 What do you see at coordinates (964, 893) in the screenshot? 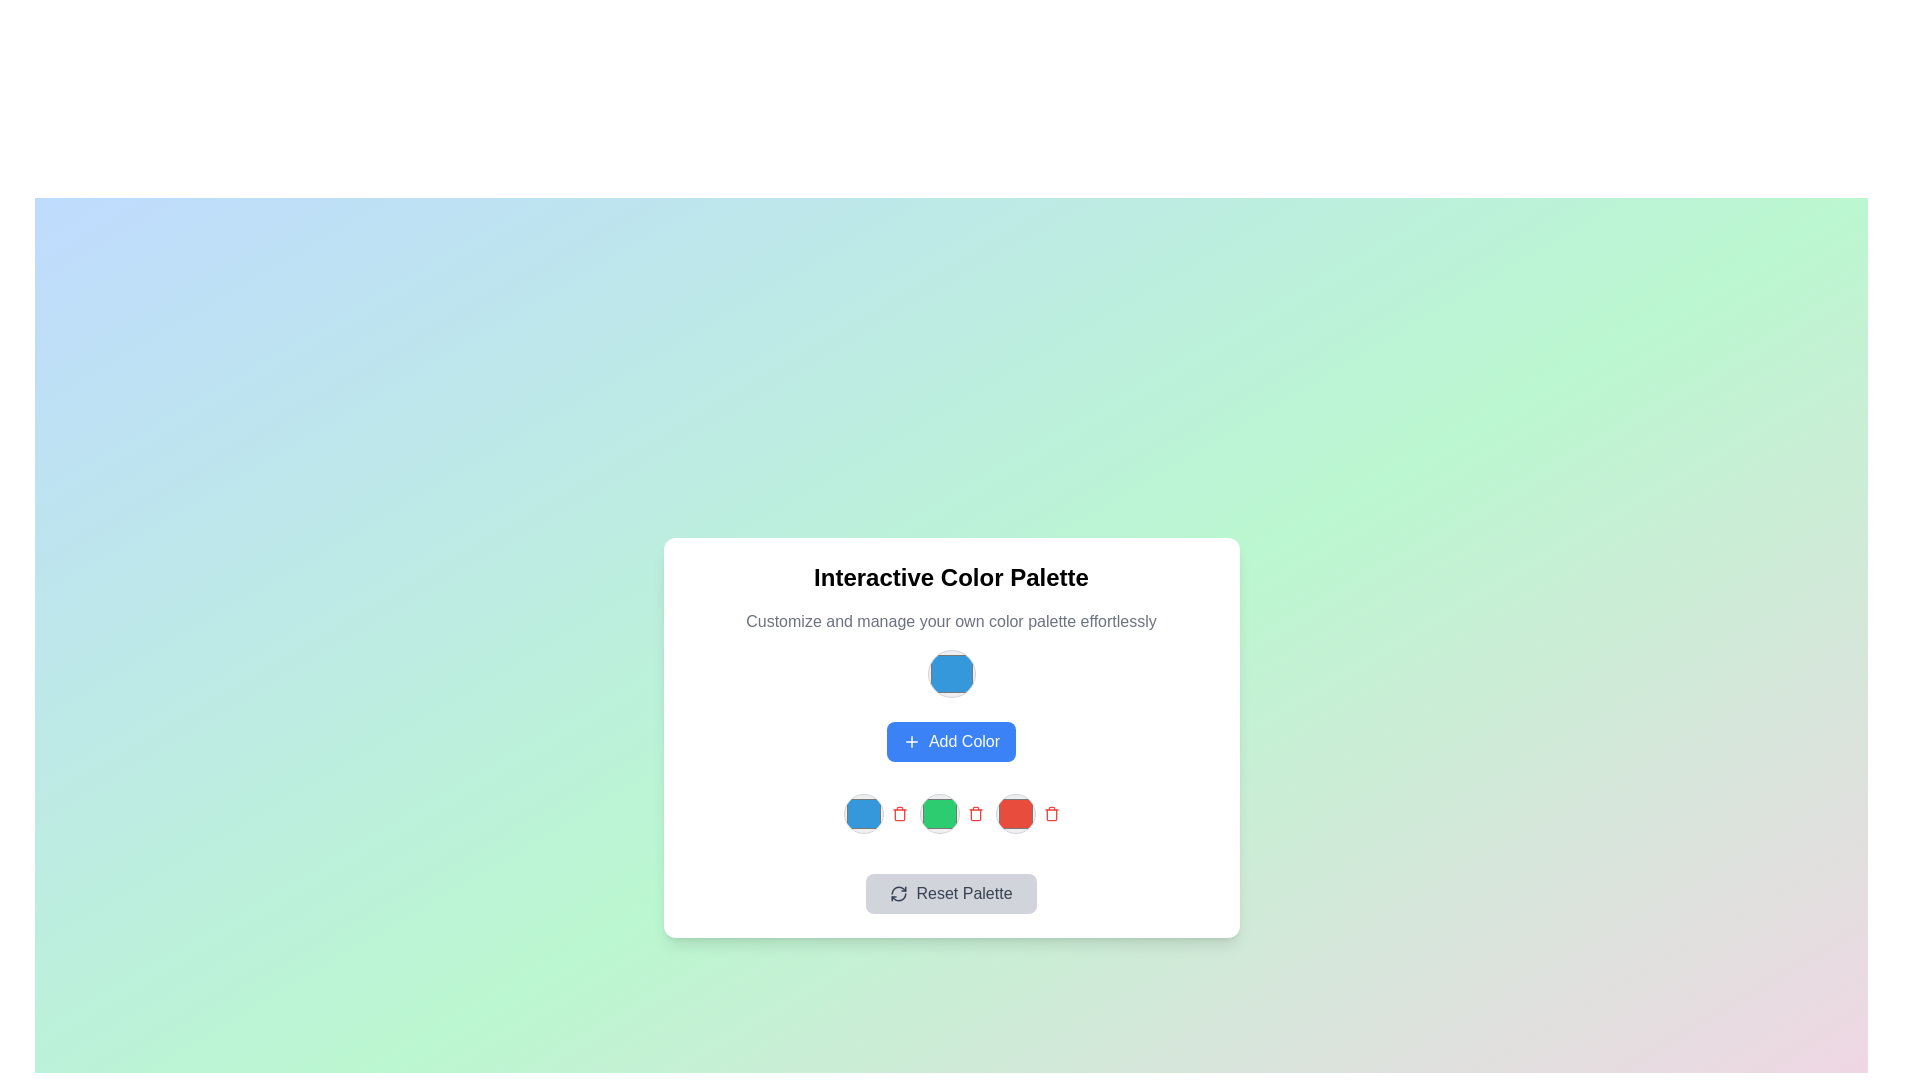
I see `the text label for the 'Reset Palette' button, which is centrally aligned within the button at the bottom center of the window` at bounding box center [964, 893].